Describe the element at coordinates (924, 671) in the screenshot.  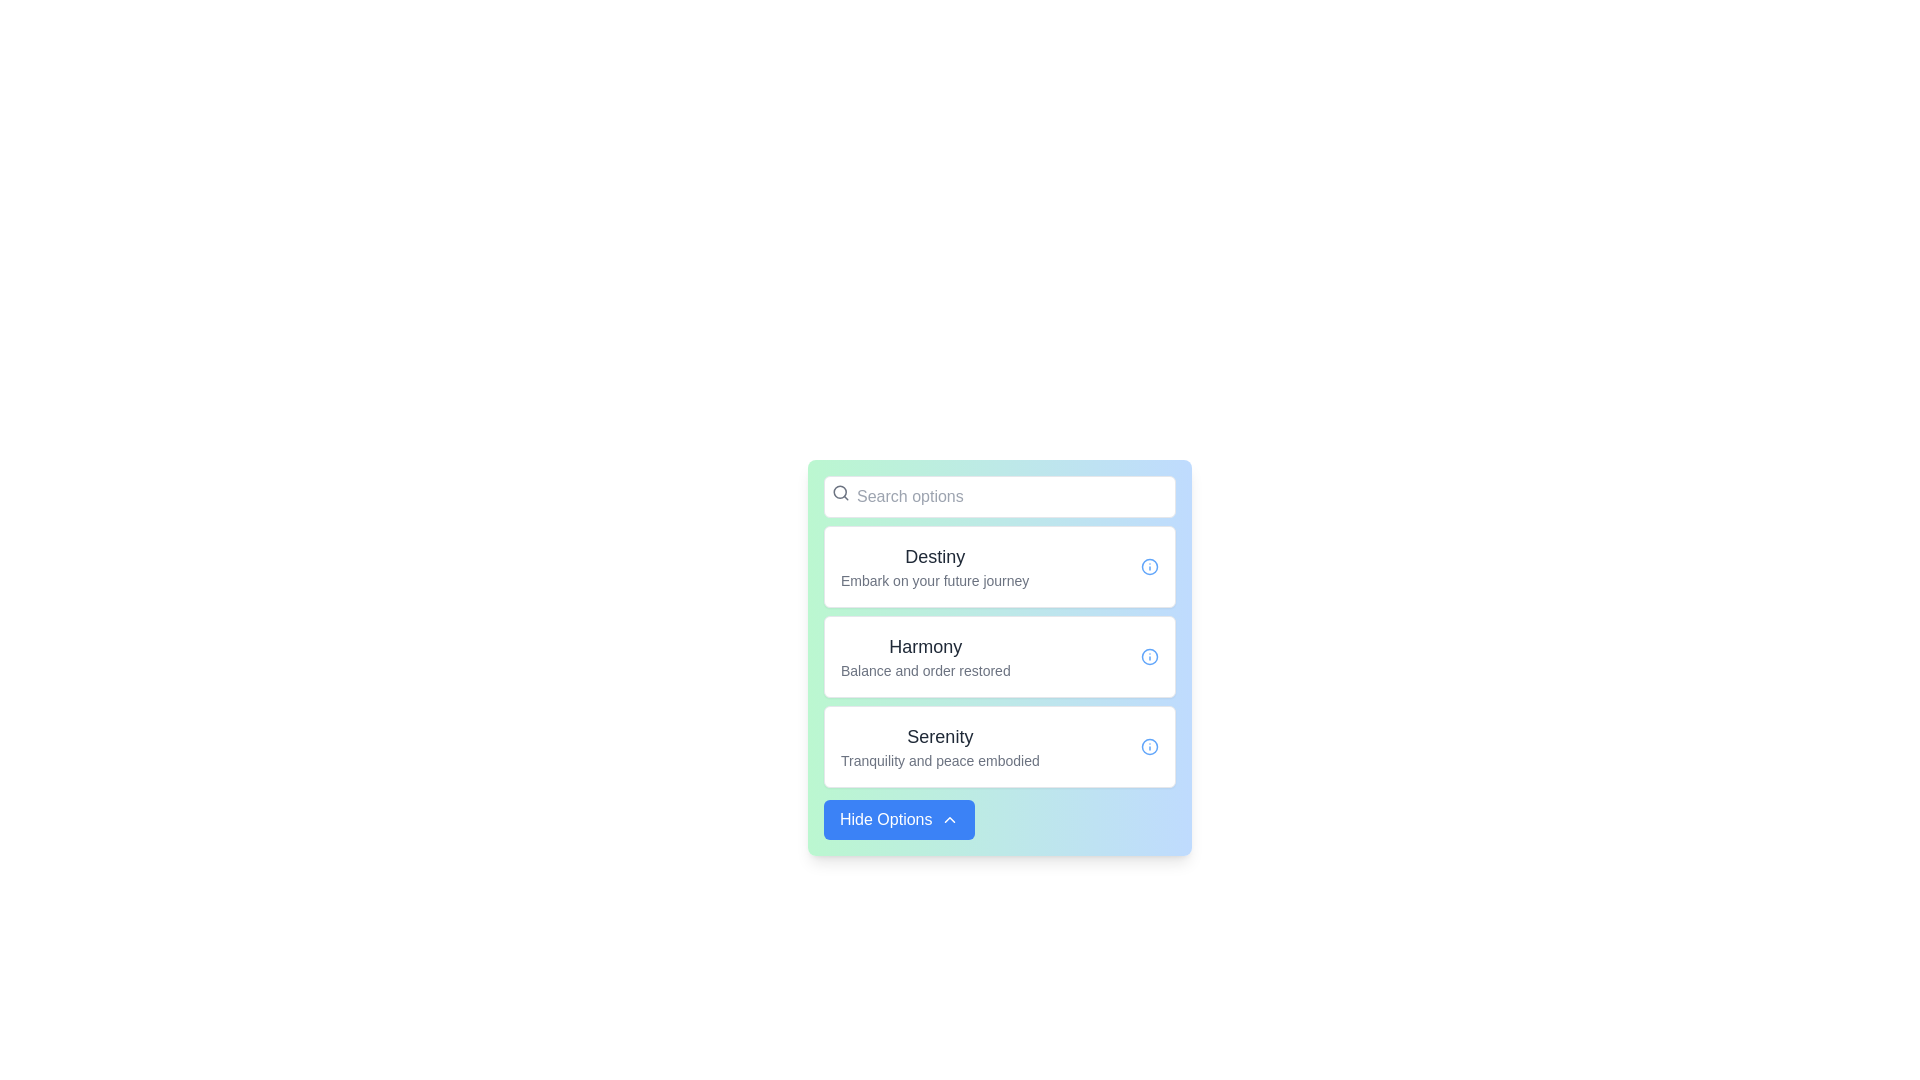
I see `the static text label displaying 'Balance and order restored', which is styled in gray and located below 'Harmony' in the card layout` at that location.